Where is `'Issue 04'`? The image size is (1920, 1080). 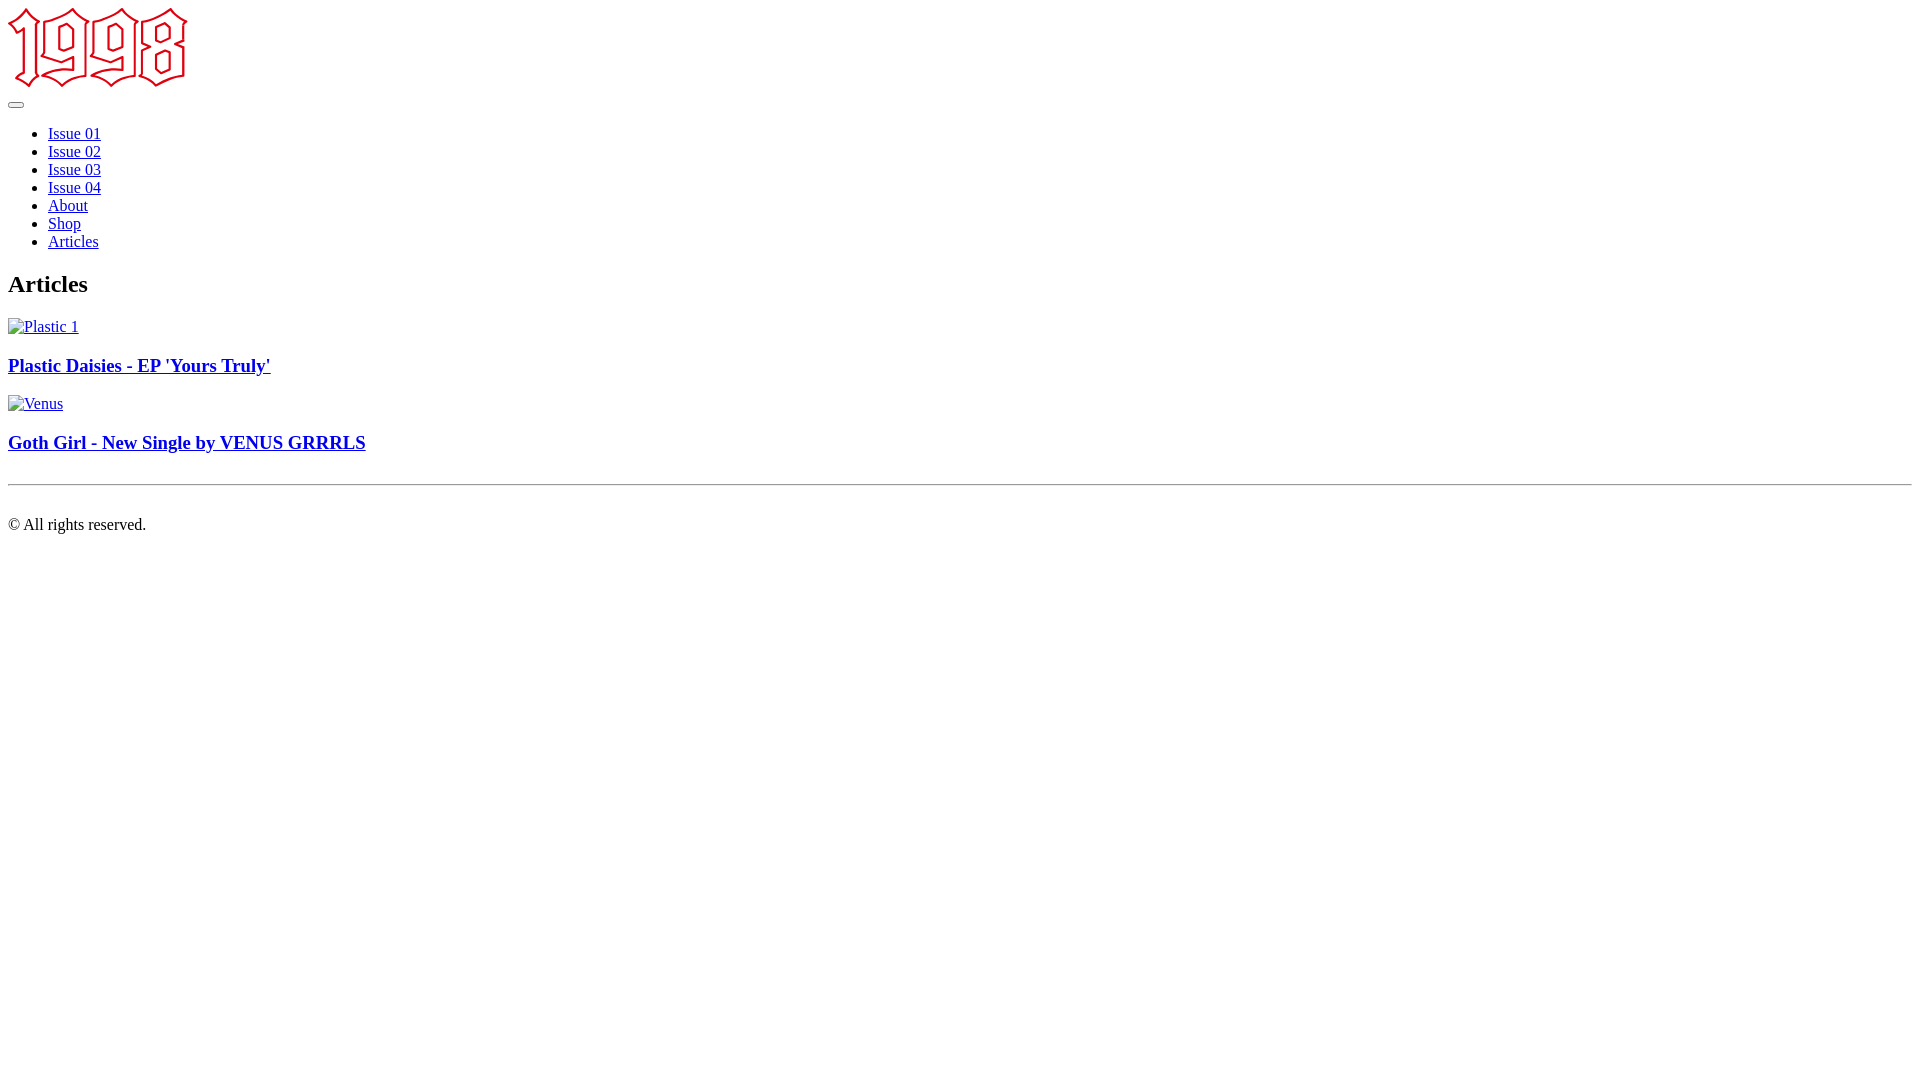 'Issue 04' is located at coordinates (74, 187).